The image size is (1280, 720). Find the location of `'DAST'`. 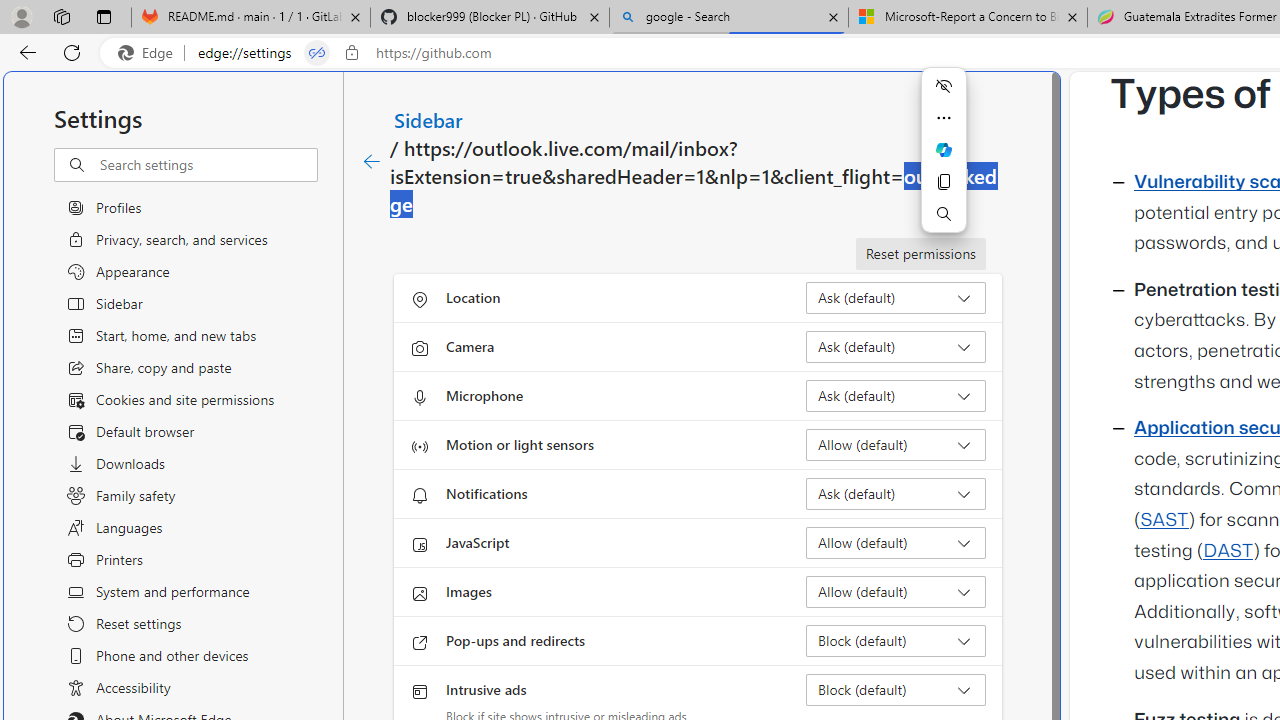

'DAST' is located at coordinates (1227, 551).